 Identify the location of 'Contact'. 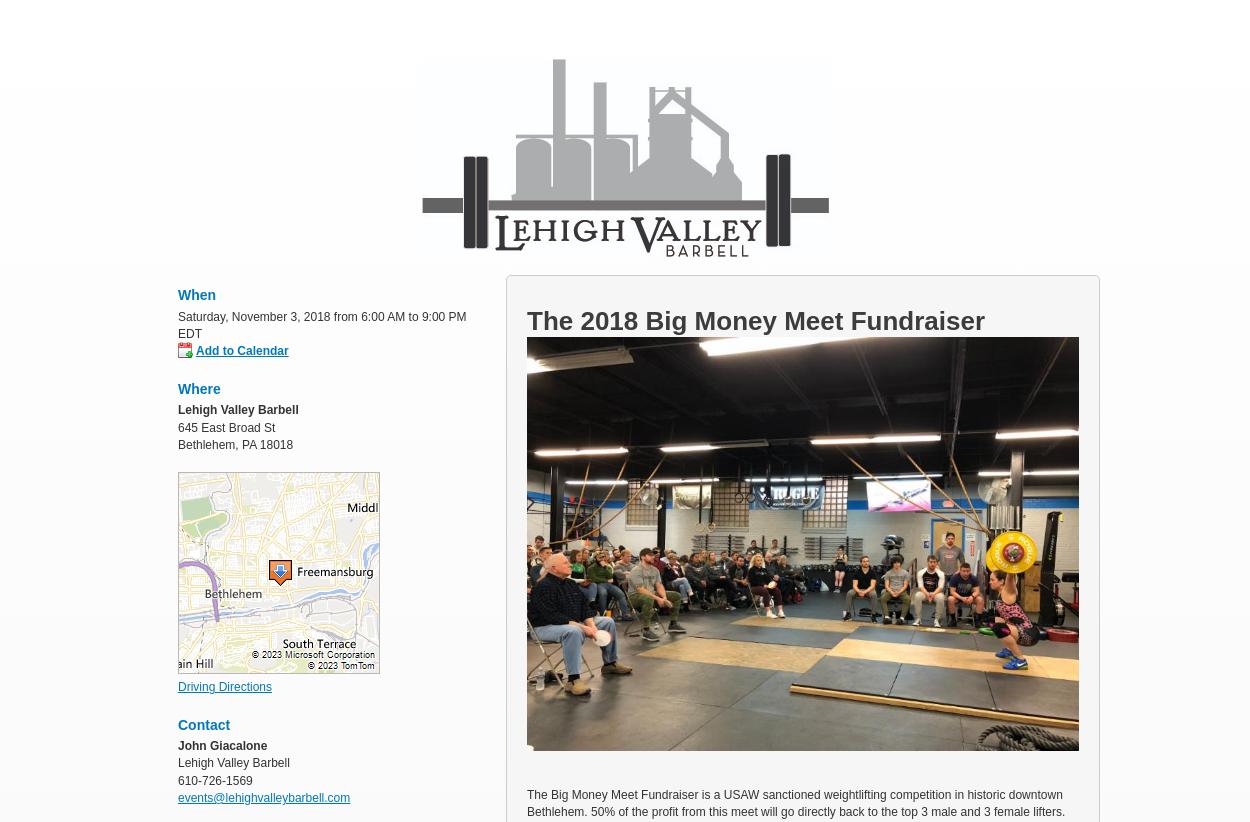
(203, 724).